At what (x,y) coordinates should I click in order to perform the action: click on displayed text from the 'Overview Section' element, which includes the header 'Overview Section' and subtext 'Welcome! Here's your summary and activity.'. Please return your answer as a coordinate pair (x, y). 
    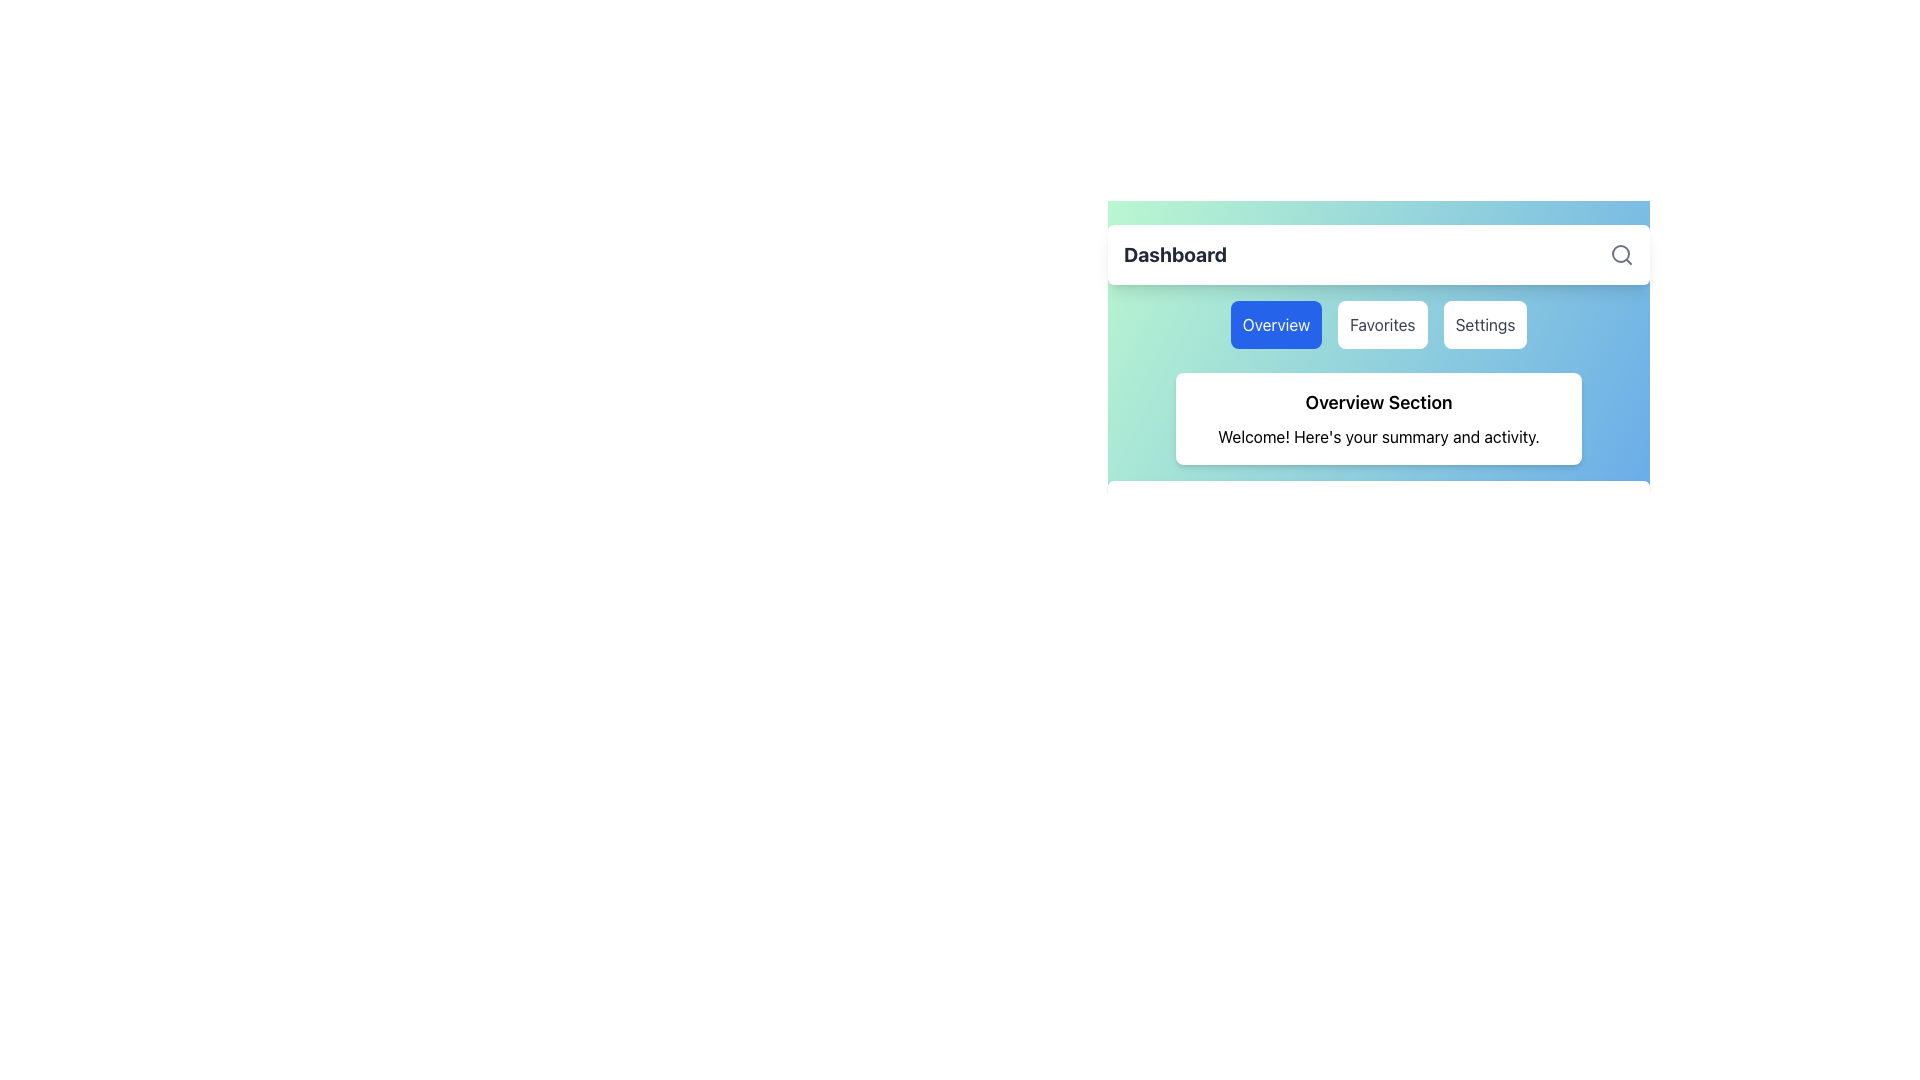
    Looking at the image, I should click on (1377, 418).